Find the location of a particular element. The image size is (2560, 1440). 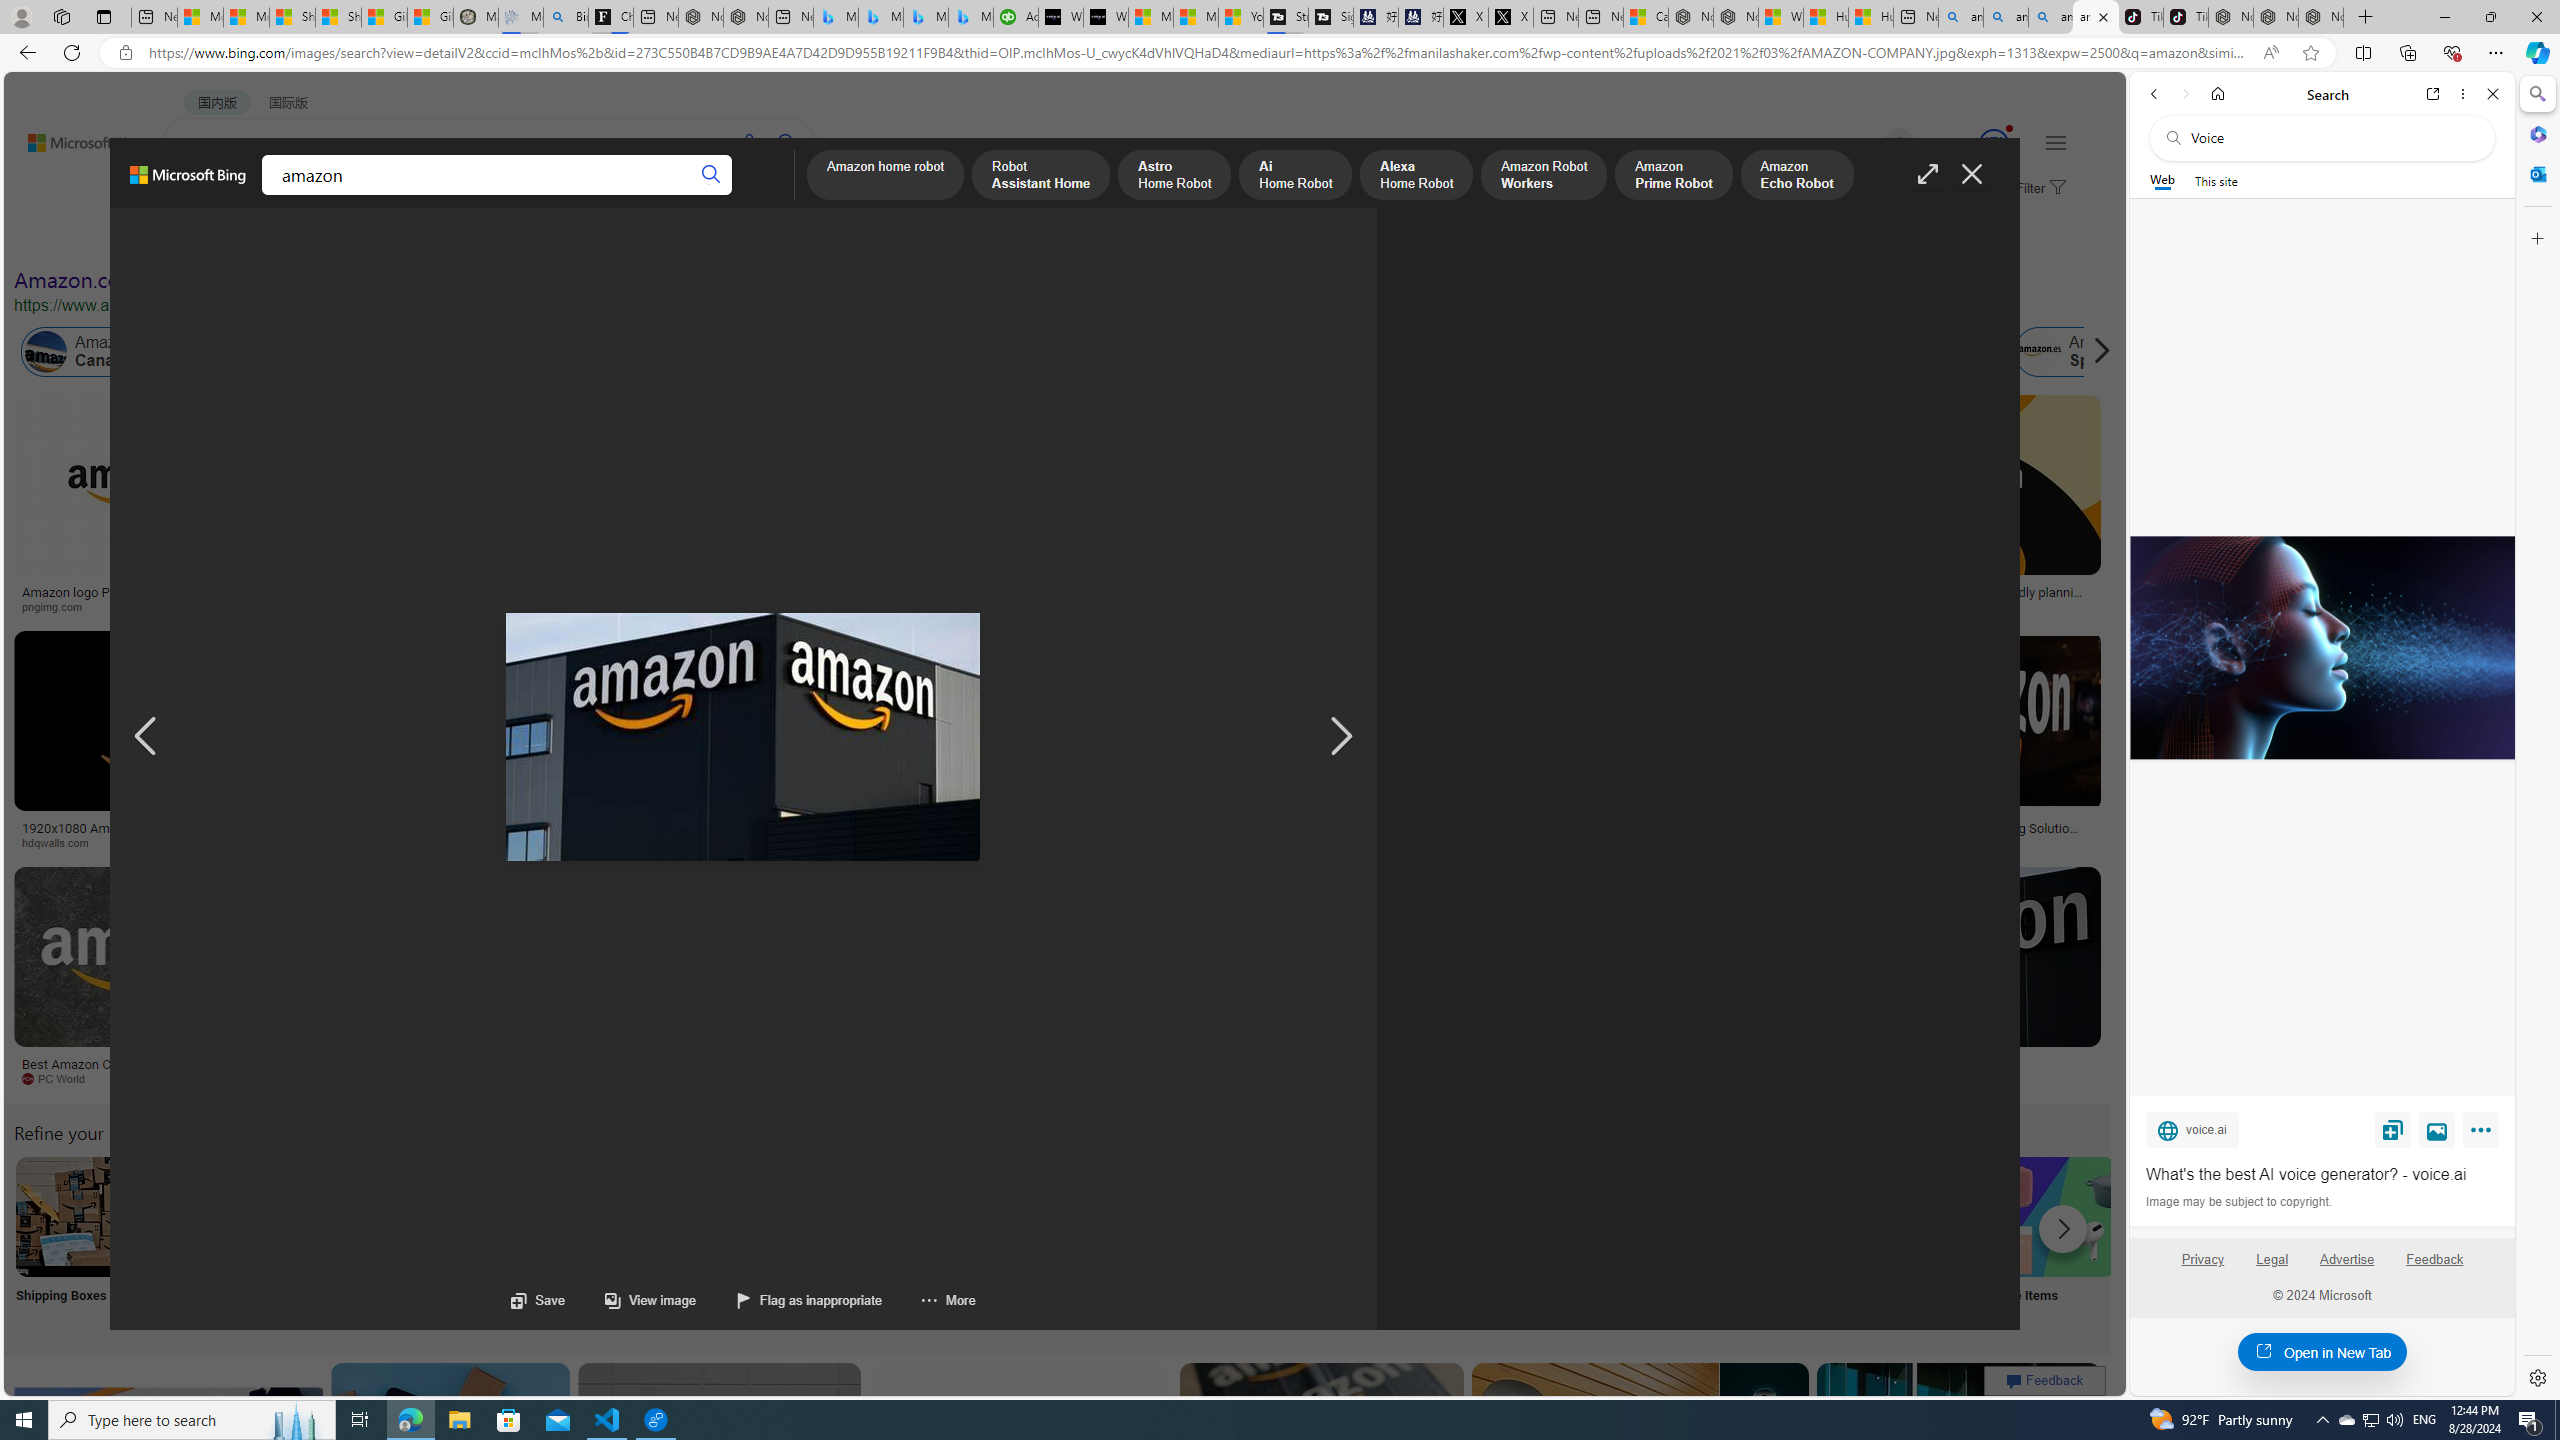

'Privacy' is located at coordinates (2201, 1267).